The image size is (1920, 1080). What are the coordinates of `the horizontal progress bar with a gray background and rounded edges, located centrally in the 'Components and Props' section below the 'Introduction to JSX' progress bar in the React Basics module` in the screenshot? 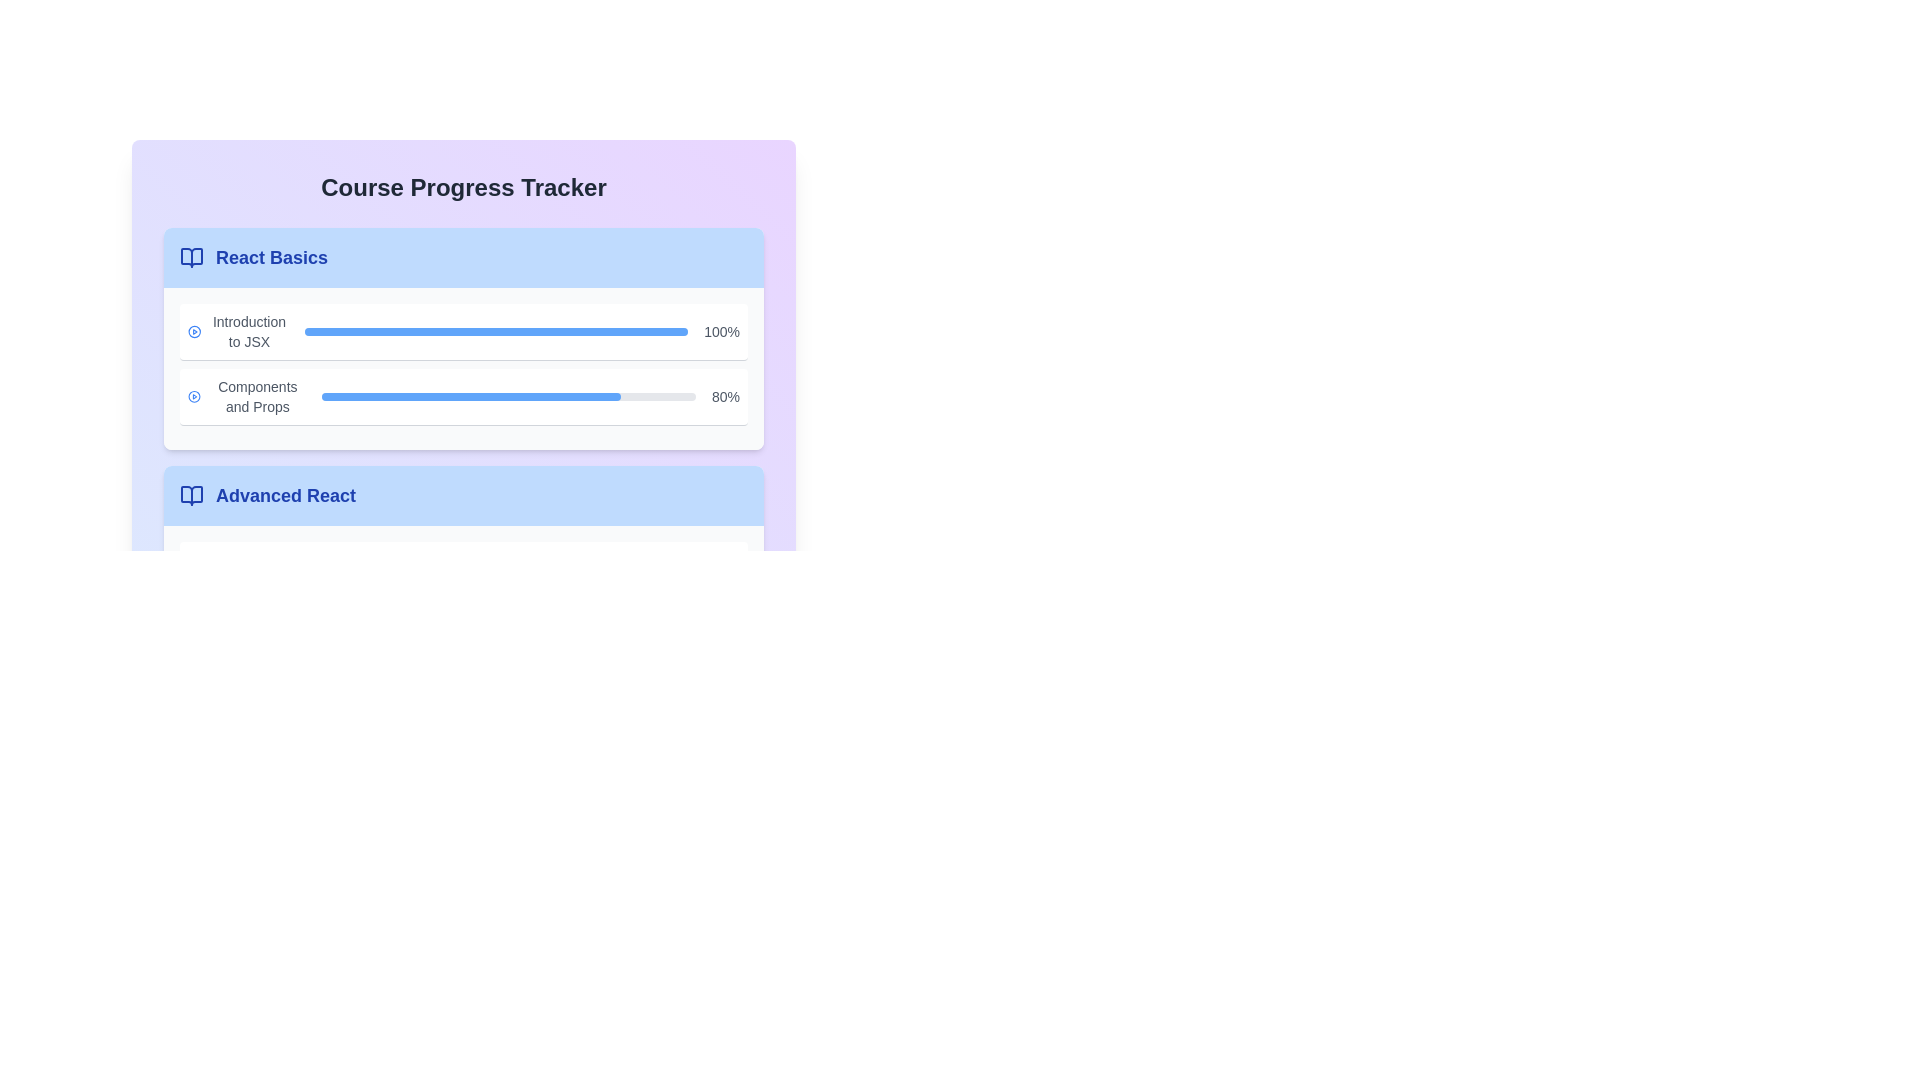 It's located at (509, 397).